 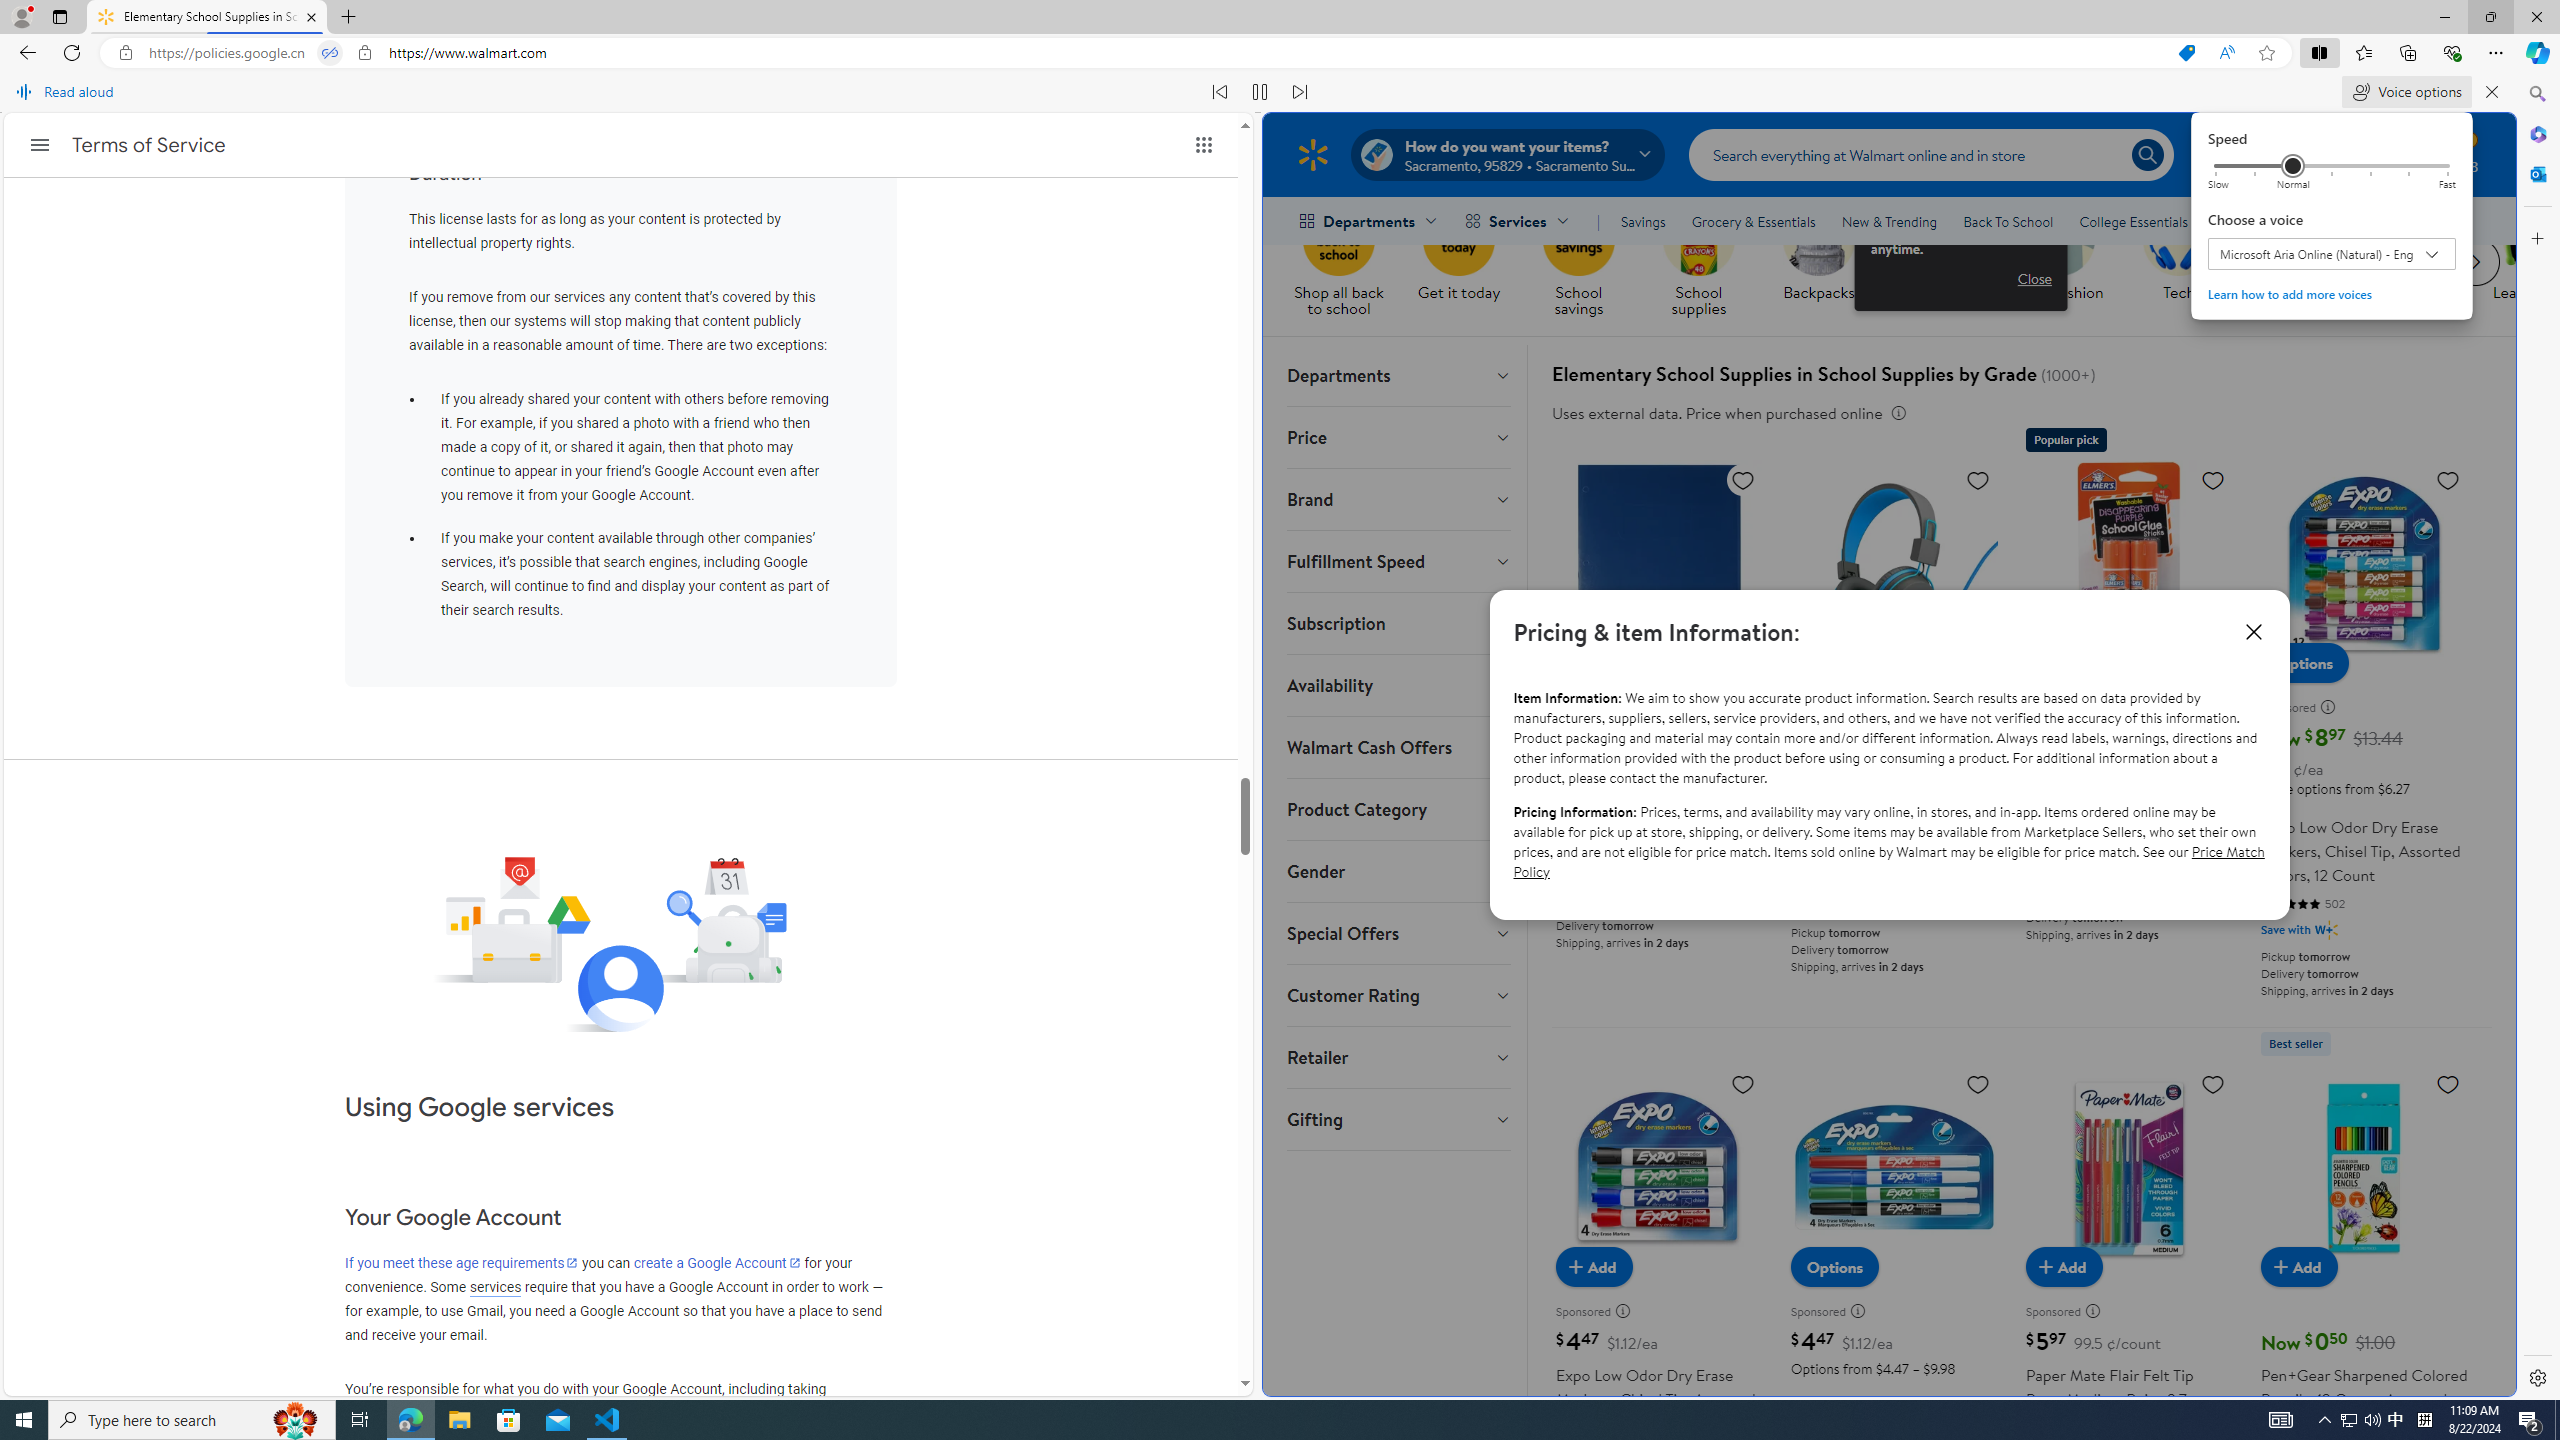 What do you see at coordinates (2556, 1418) in the screenshot?
I see `'Show desktop'` at bounding box center [2556, 1418].